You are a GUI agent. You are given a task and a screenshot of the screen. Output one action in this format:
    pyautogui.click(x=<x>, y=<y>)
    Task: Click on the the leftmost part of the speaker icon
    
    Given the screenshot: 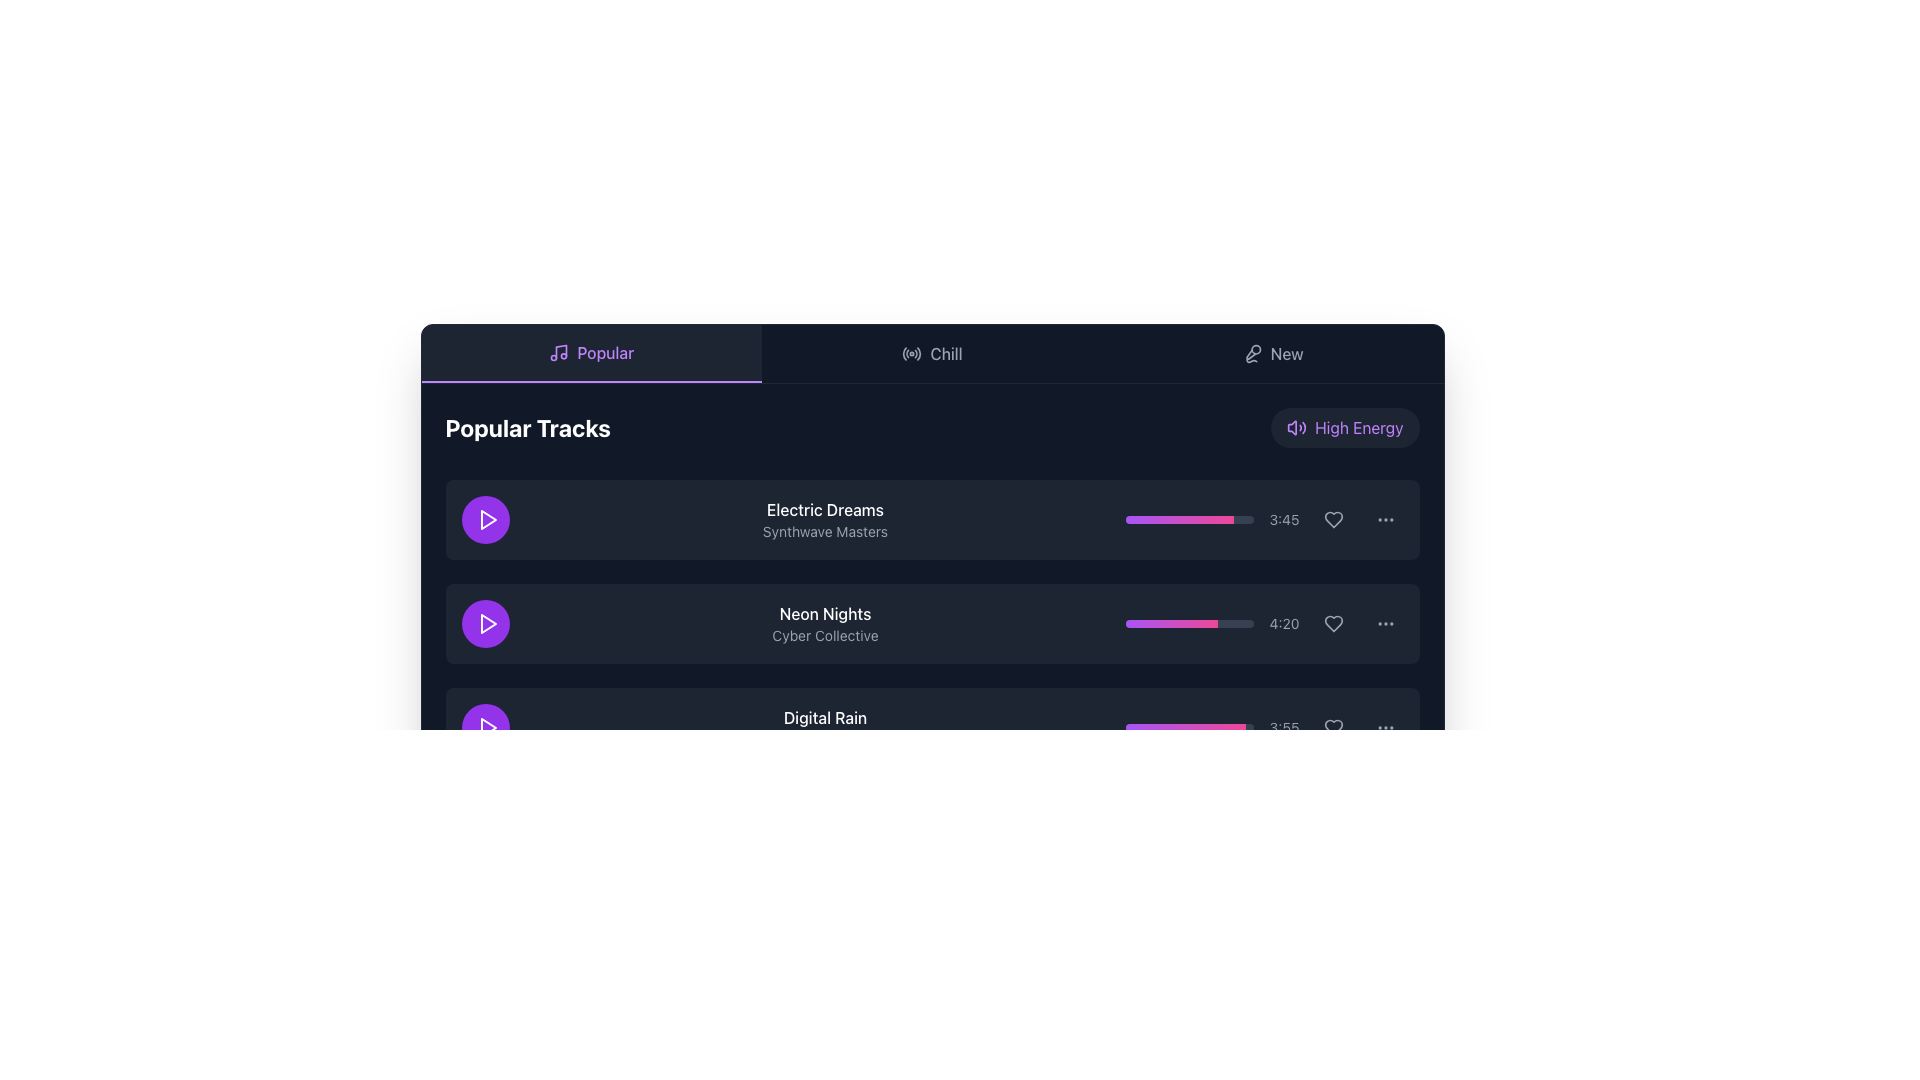 What is the action you would take?
    pyautogui.click(x=1292, y=427)
    